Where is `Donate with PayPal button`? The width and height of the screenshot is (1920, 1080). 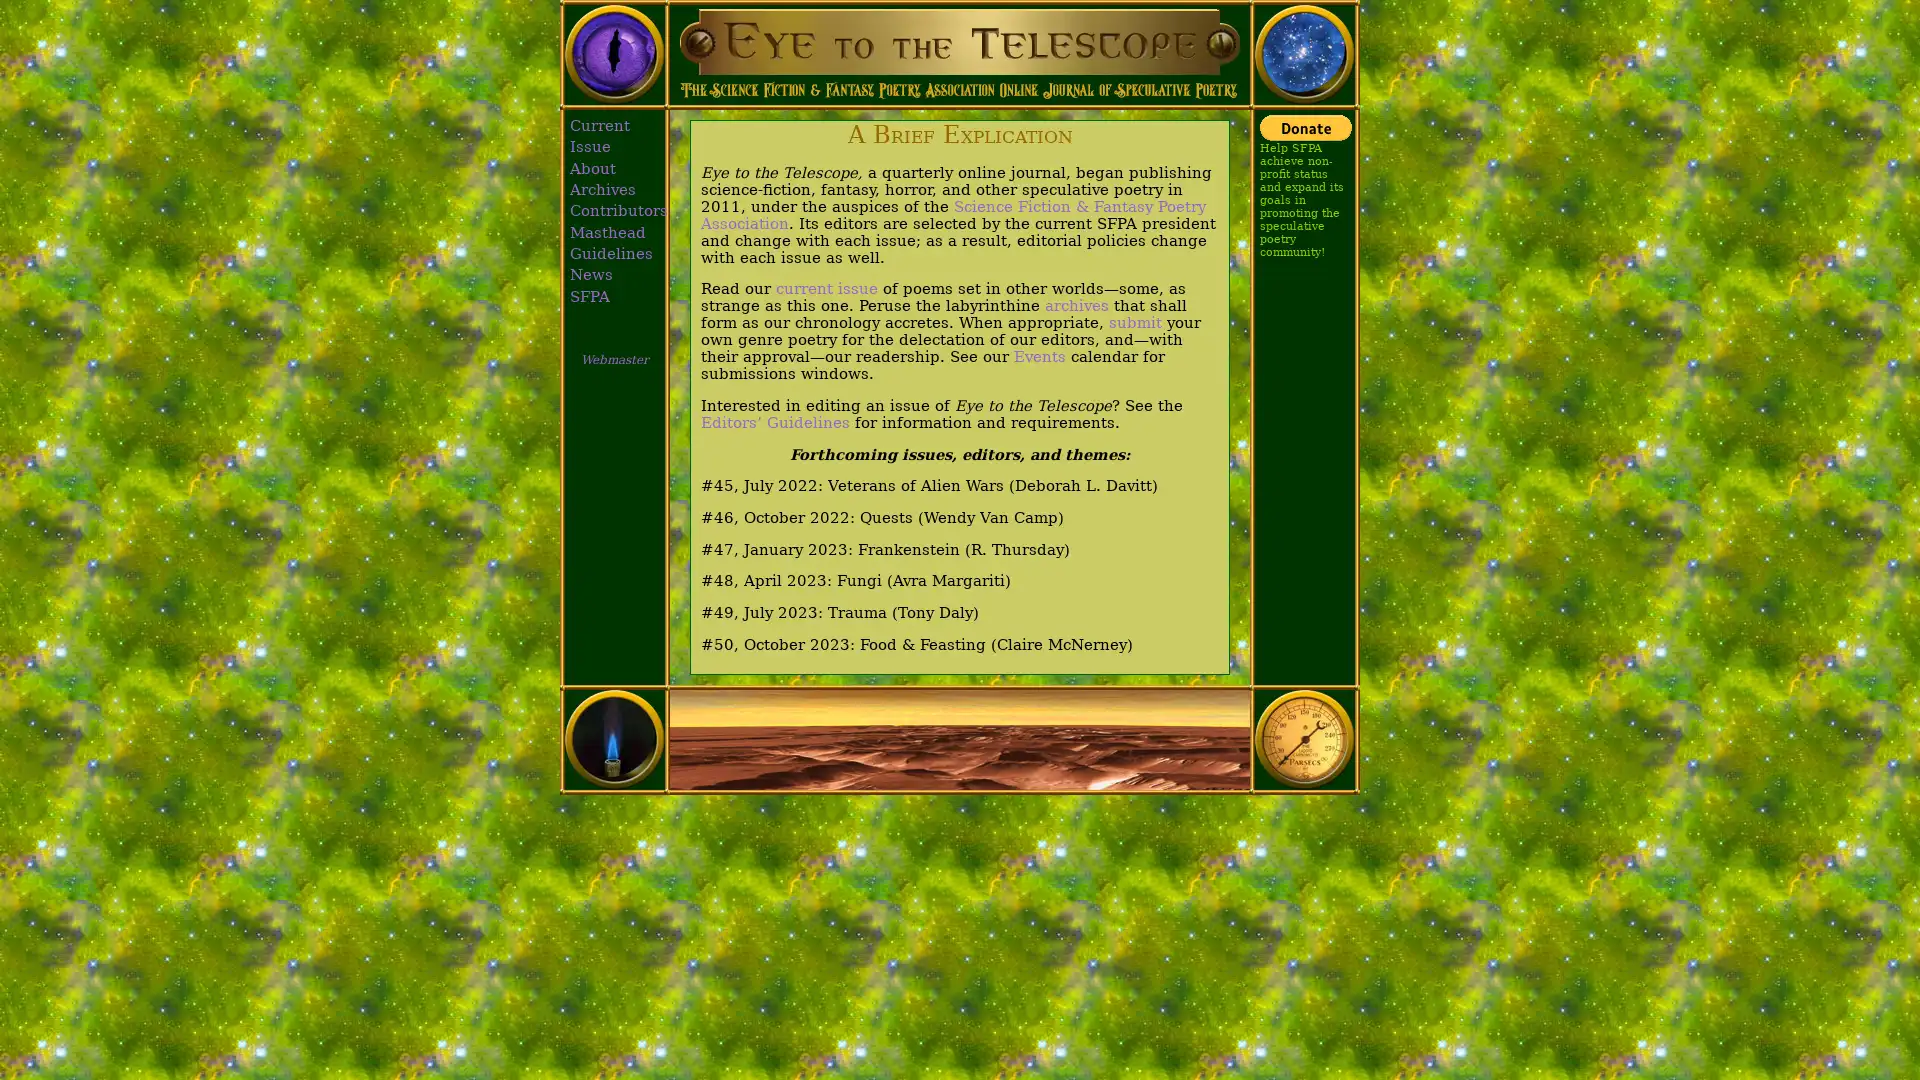 Donate with PayPal button is located at coordinates (1305, 127).